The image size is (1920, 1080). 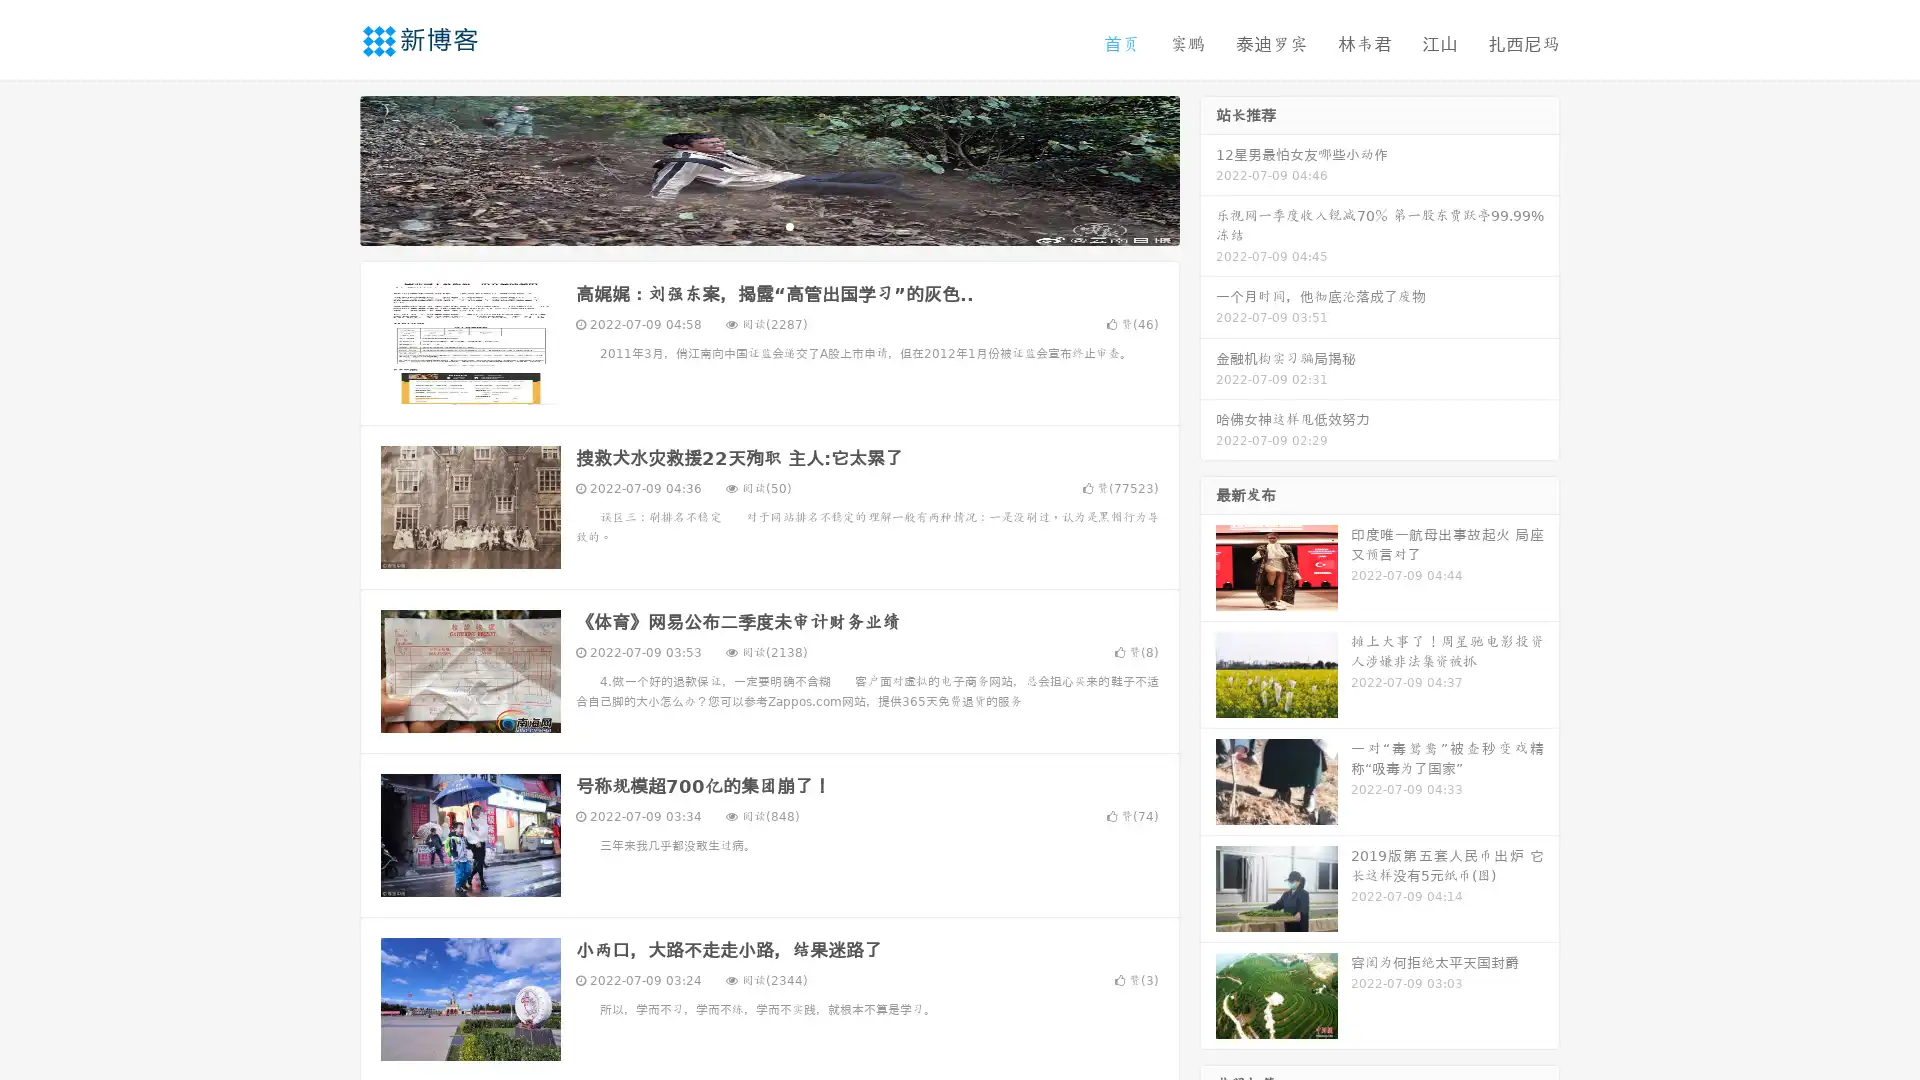 What do you see at coordinates (789, 225) in the screenshot?
I see `Go to slide 3` at bounding box center [789, 225].